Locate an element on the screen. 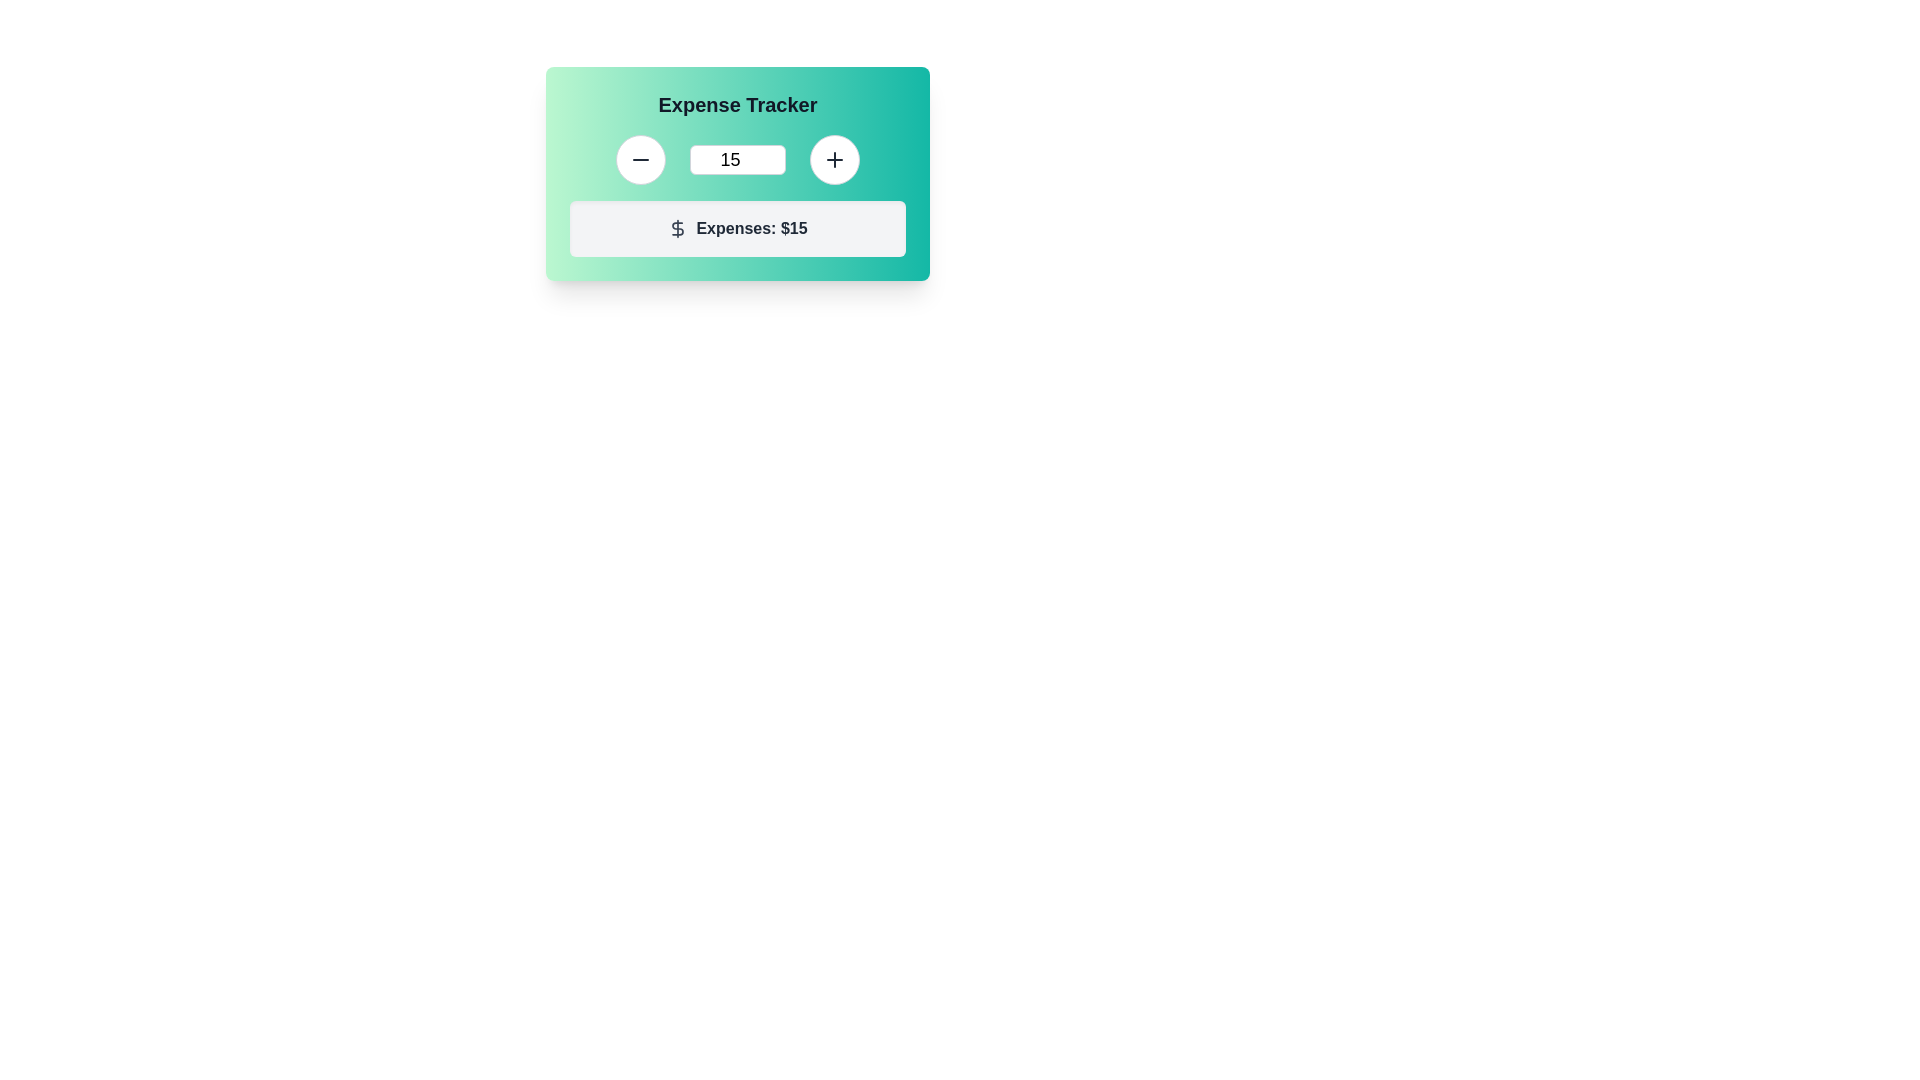 The width and height of the screenshot is (1920, 1080). the informational display label that indicates the current expense value, located in the lower section of the 'Expense Tracker' panel, to the right of the dollar sign icon is located at coordinates (751, 227).